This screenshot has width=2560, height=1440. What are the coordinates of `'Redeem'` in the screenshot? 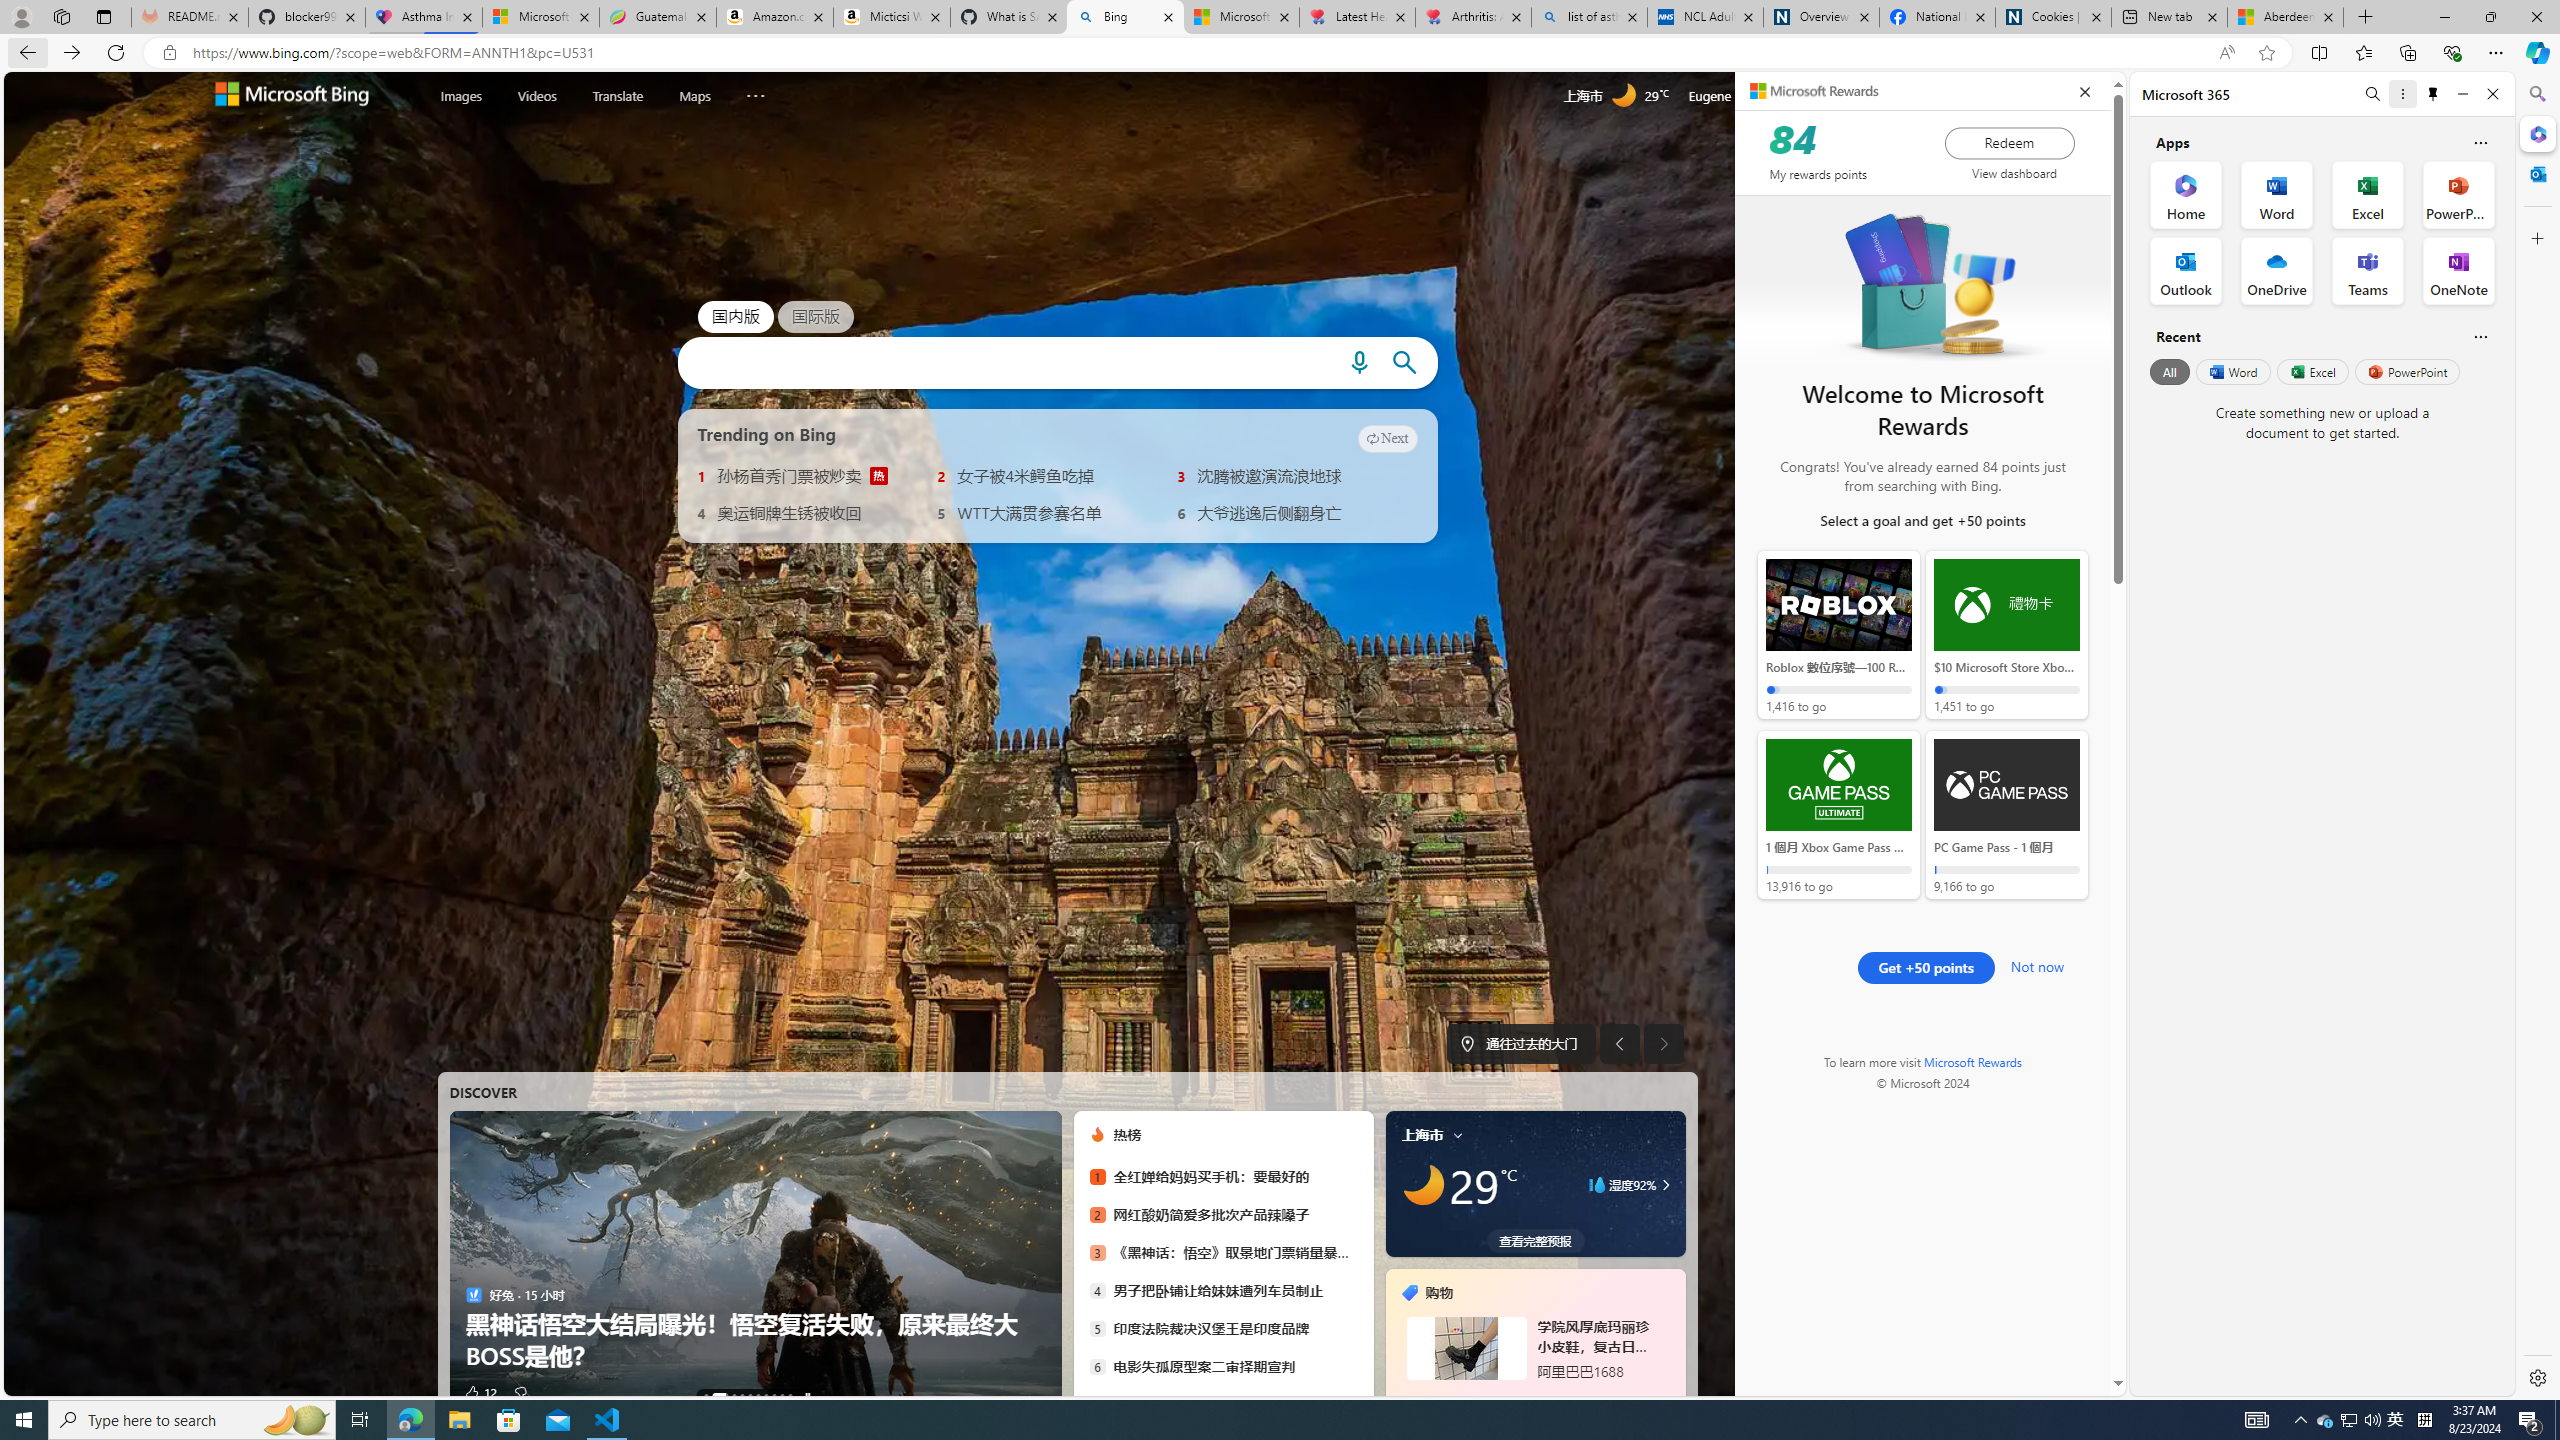 It's located at (2009, 142).